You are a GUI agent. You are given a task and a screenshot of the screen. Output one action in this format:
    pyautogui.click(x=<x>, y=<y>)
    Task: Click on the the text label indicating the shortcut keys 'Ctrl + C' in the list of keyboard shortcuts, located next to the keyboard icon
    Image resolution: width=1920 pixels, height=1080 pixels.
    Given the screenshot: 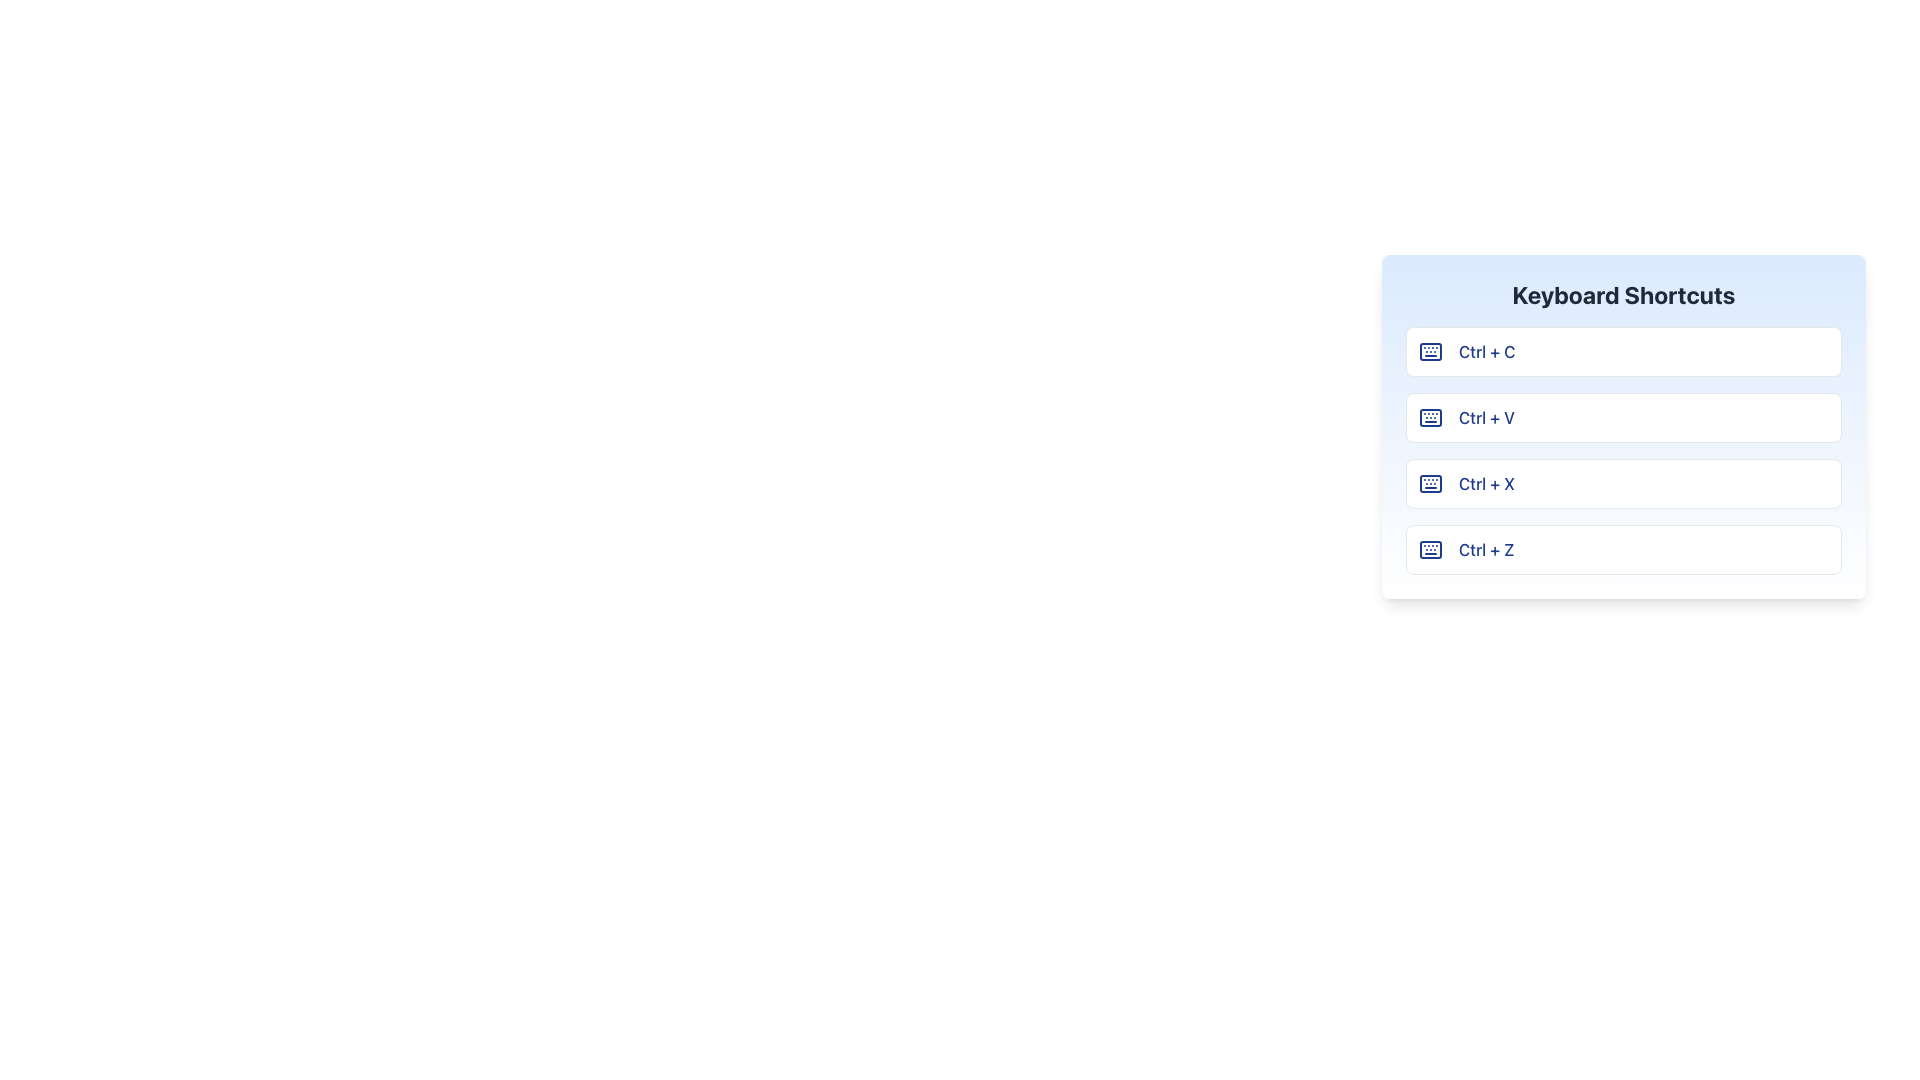 What is the action you would take?
    pyautogui.click(x=1487, y=350)
    